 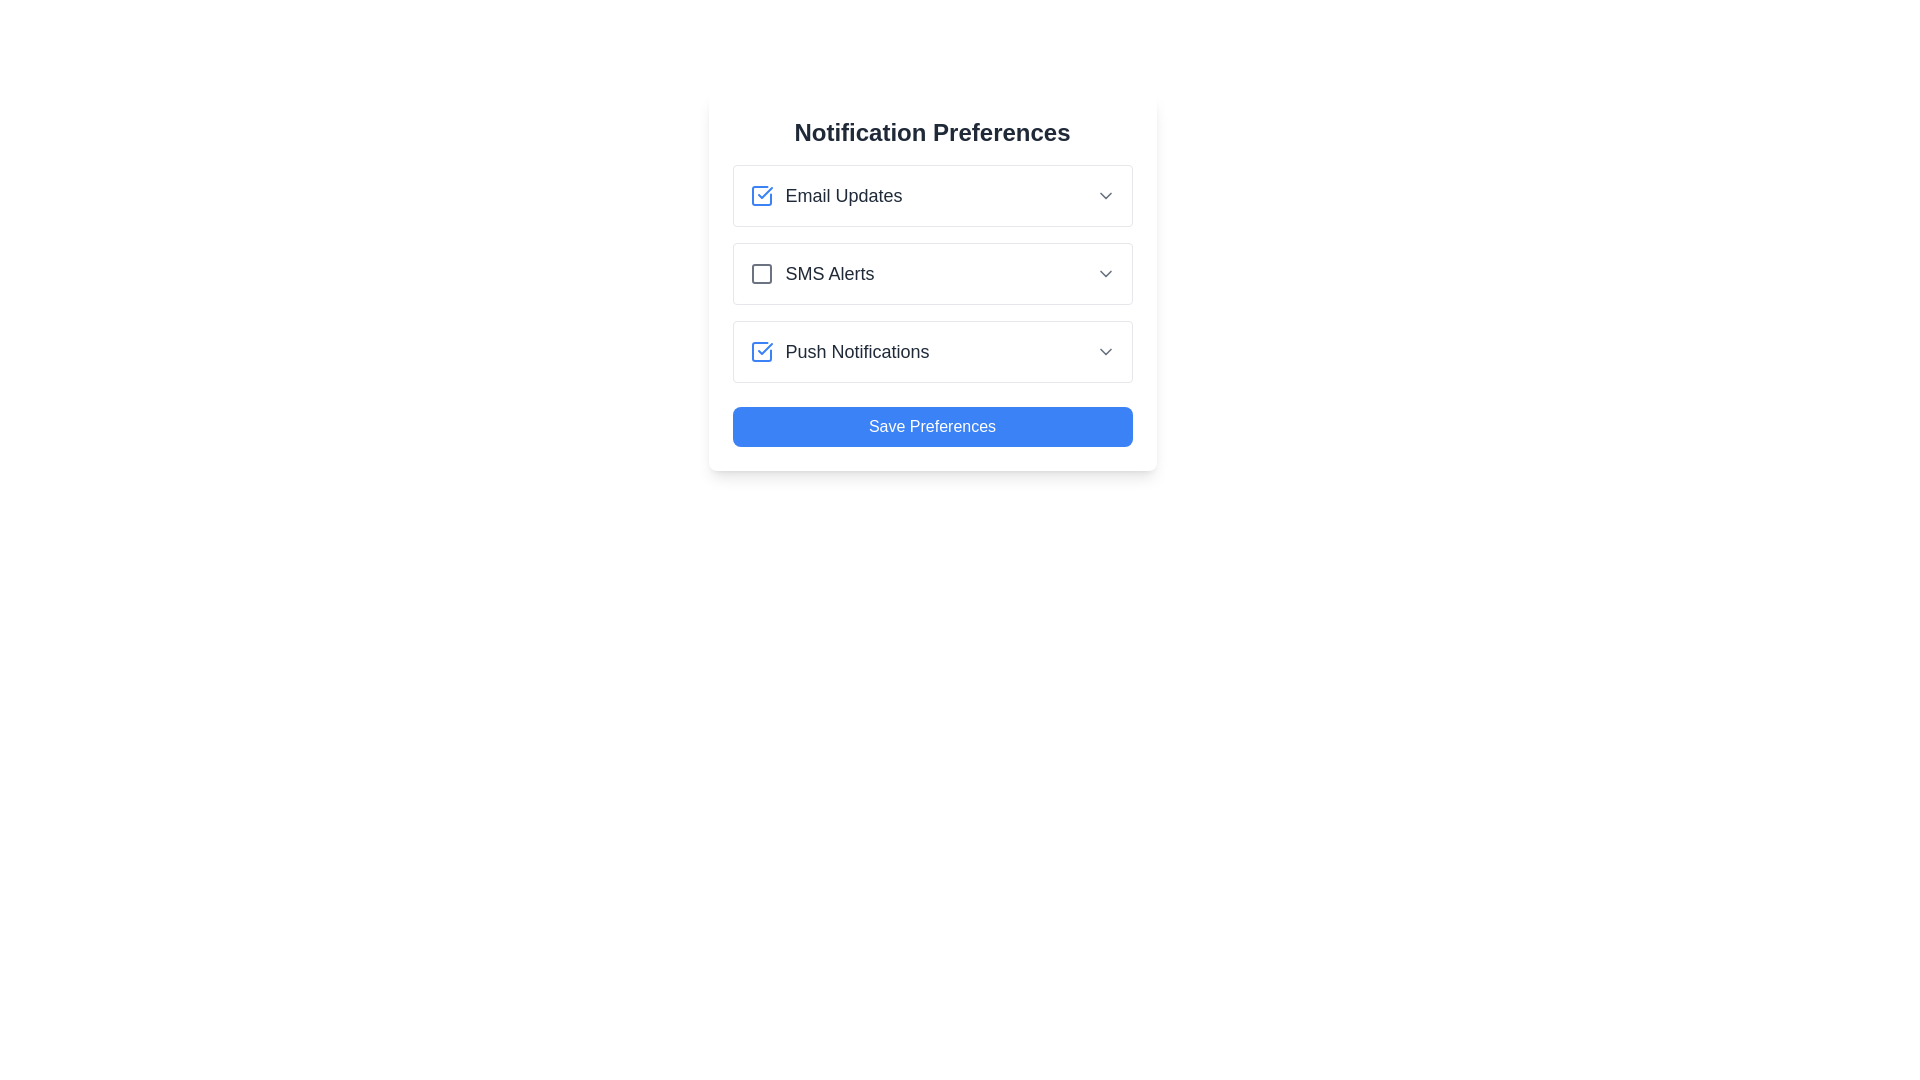 I want to click on the checkbox to enable highlighting, which is located in the second position of the vertical list under 'Notification Preferences' and is aligned to the left of the label 'SMS Alerts', so click(x=760, y=273).